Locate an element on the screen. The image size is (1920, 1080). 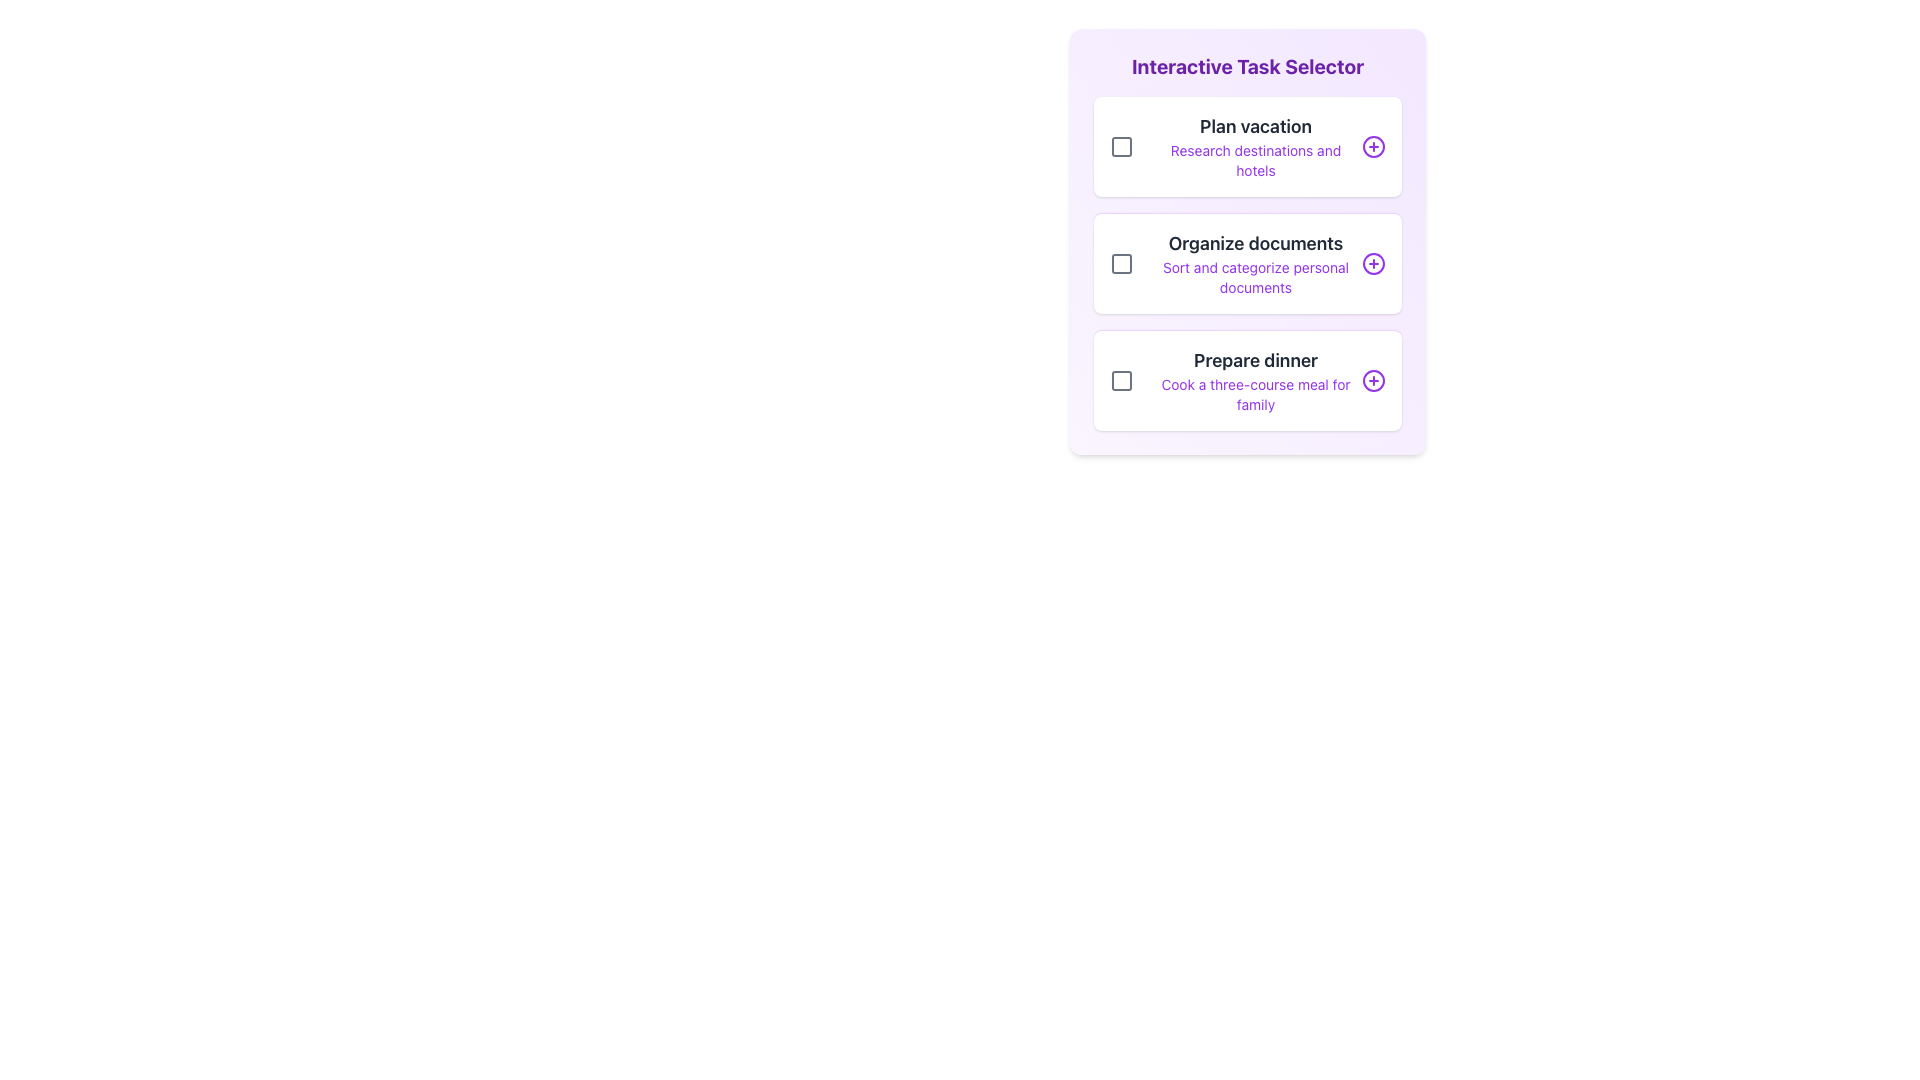
the 'Prepare dinner' text label located in the third task option of the 'Interactive Task Selector' interface is located at coordinates (1255, 361).